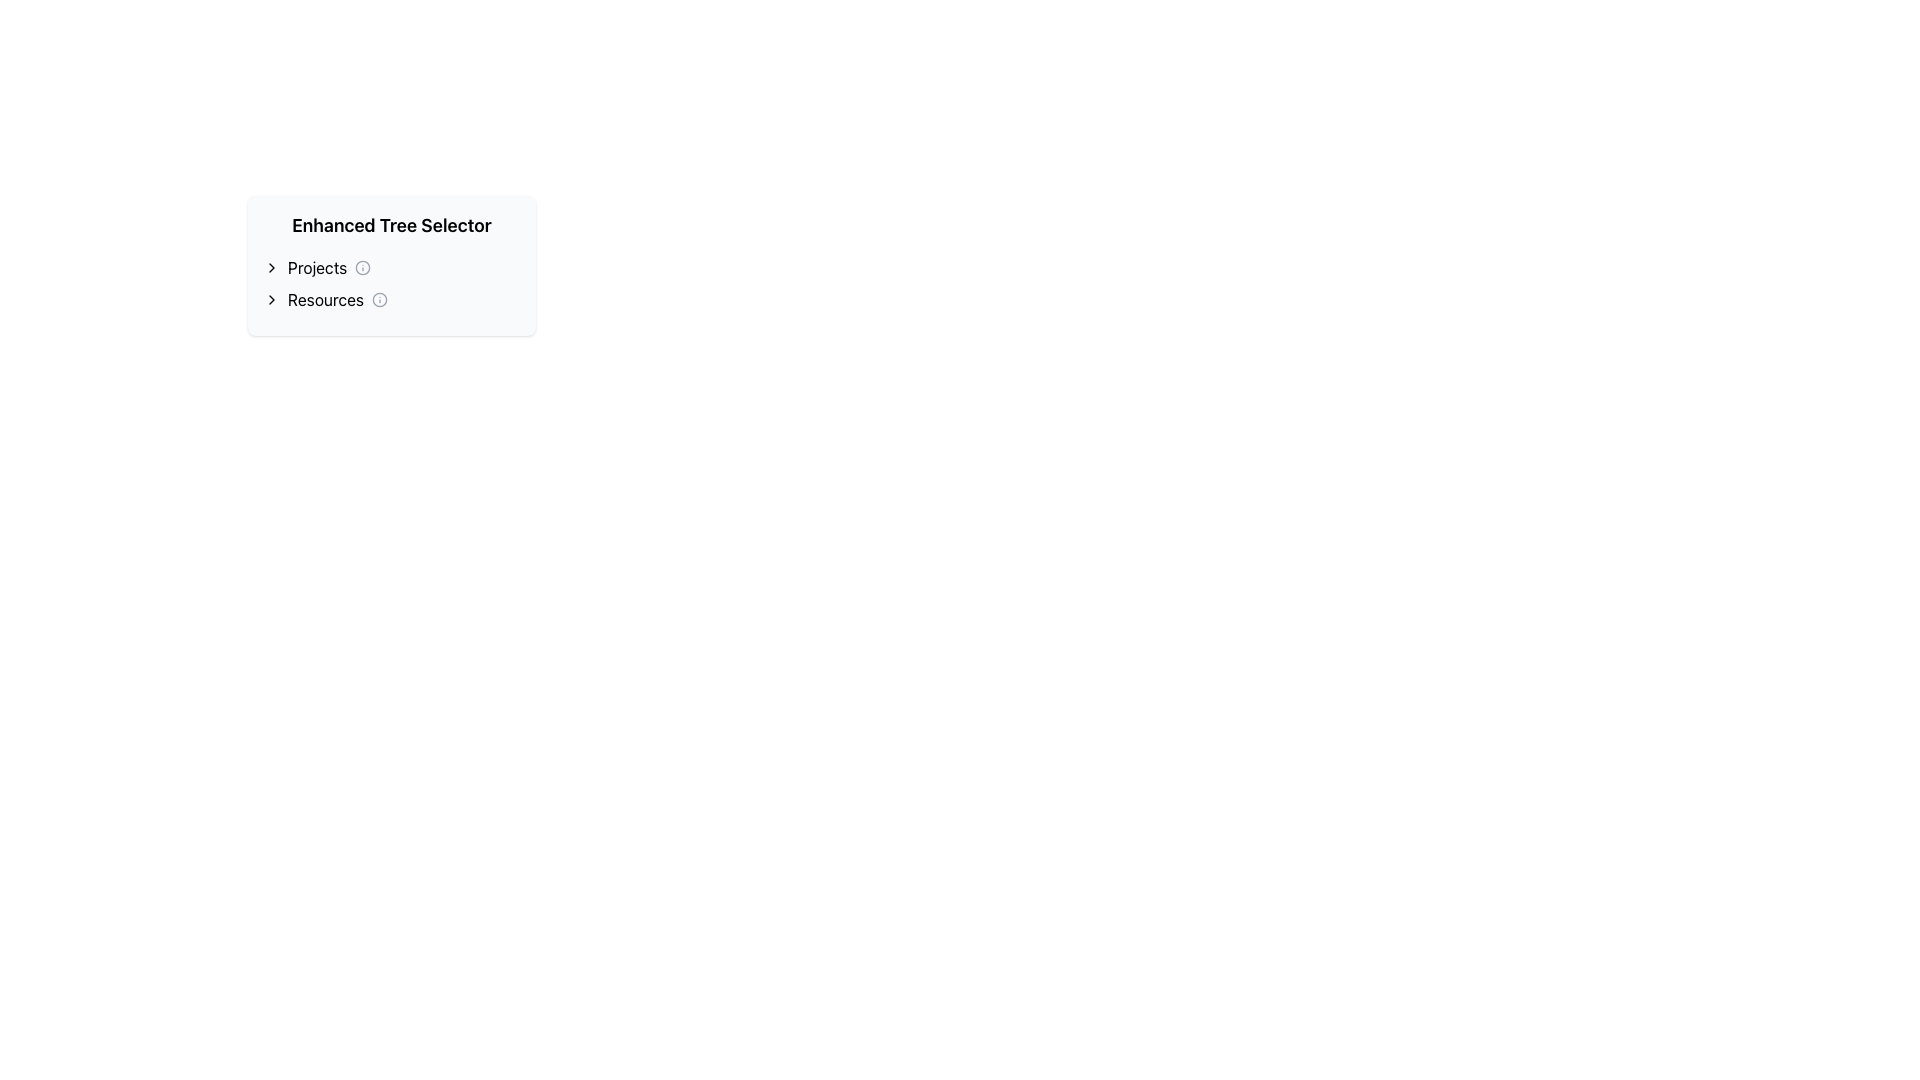  I want to click on the 'Projects' Tree Node Selector element, so click(392, 266).